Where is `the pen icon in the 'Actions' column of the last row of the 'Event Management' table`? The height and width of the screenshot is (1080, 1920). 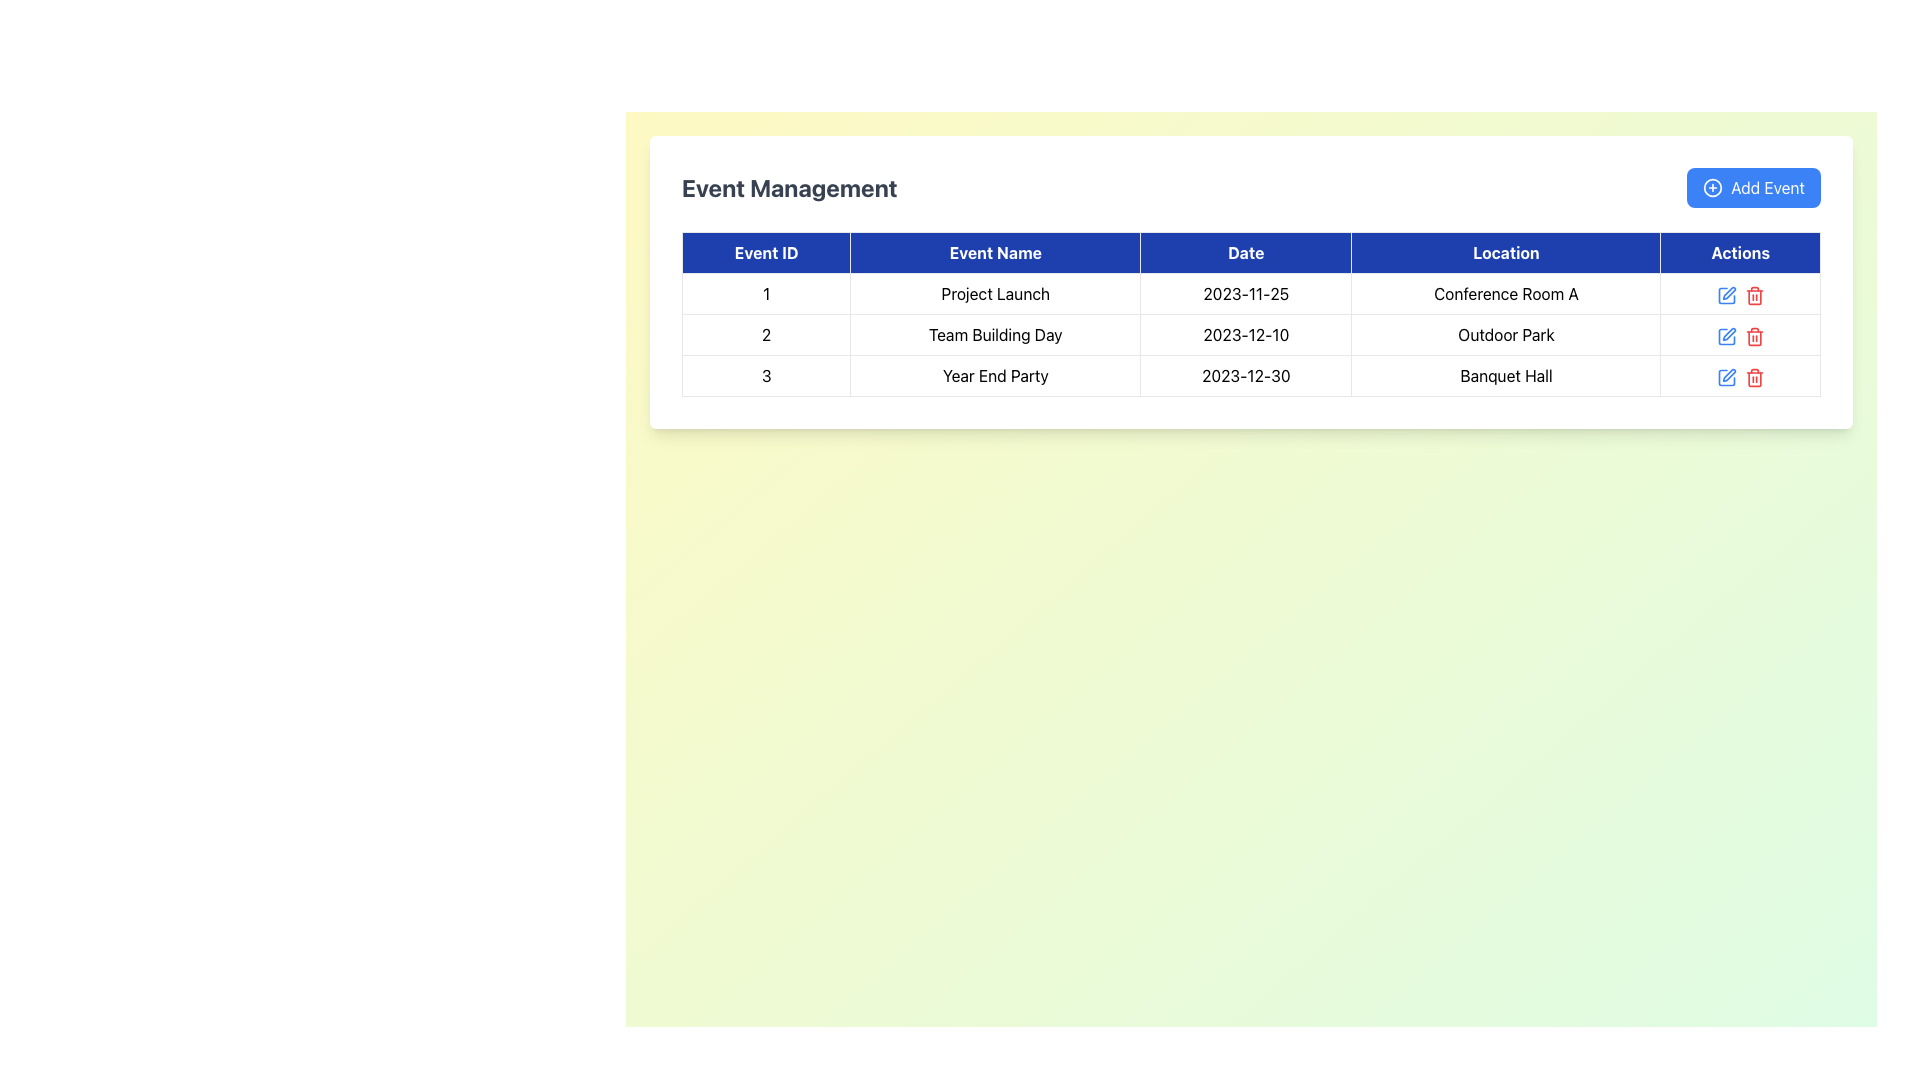 the pen icon in the 'Actions' column of the last row of the 'Event Management' table is located at coordinates (1728, 375).